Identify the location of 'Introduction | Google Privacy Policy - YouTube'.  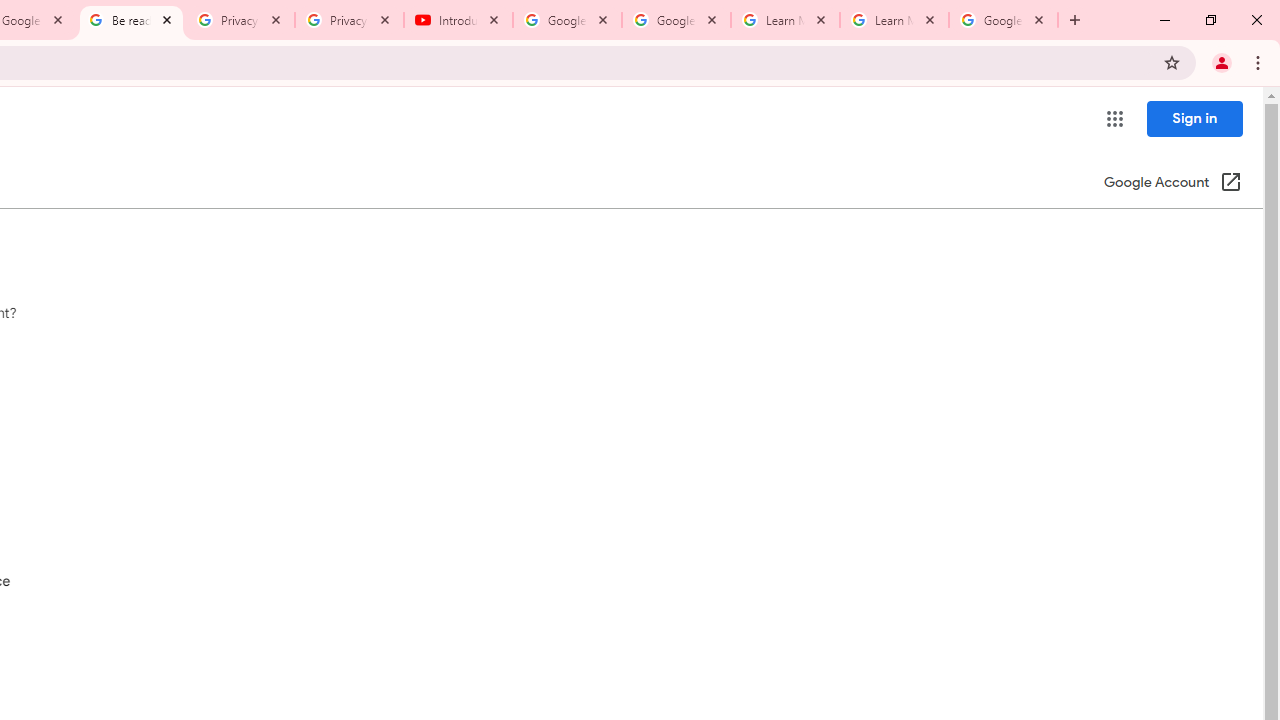
(457, 20).